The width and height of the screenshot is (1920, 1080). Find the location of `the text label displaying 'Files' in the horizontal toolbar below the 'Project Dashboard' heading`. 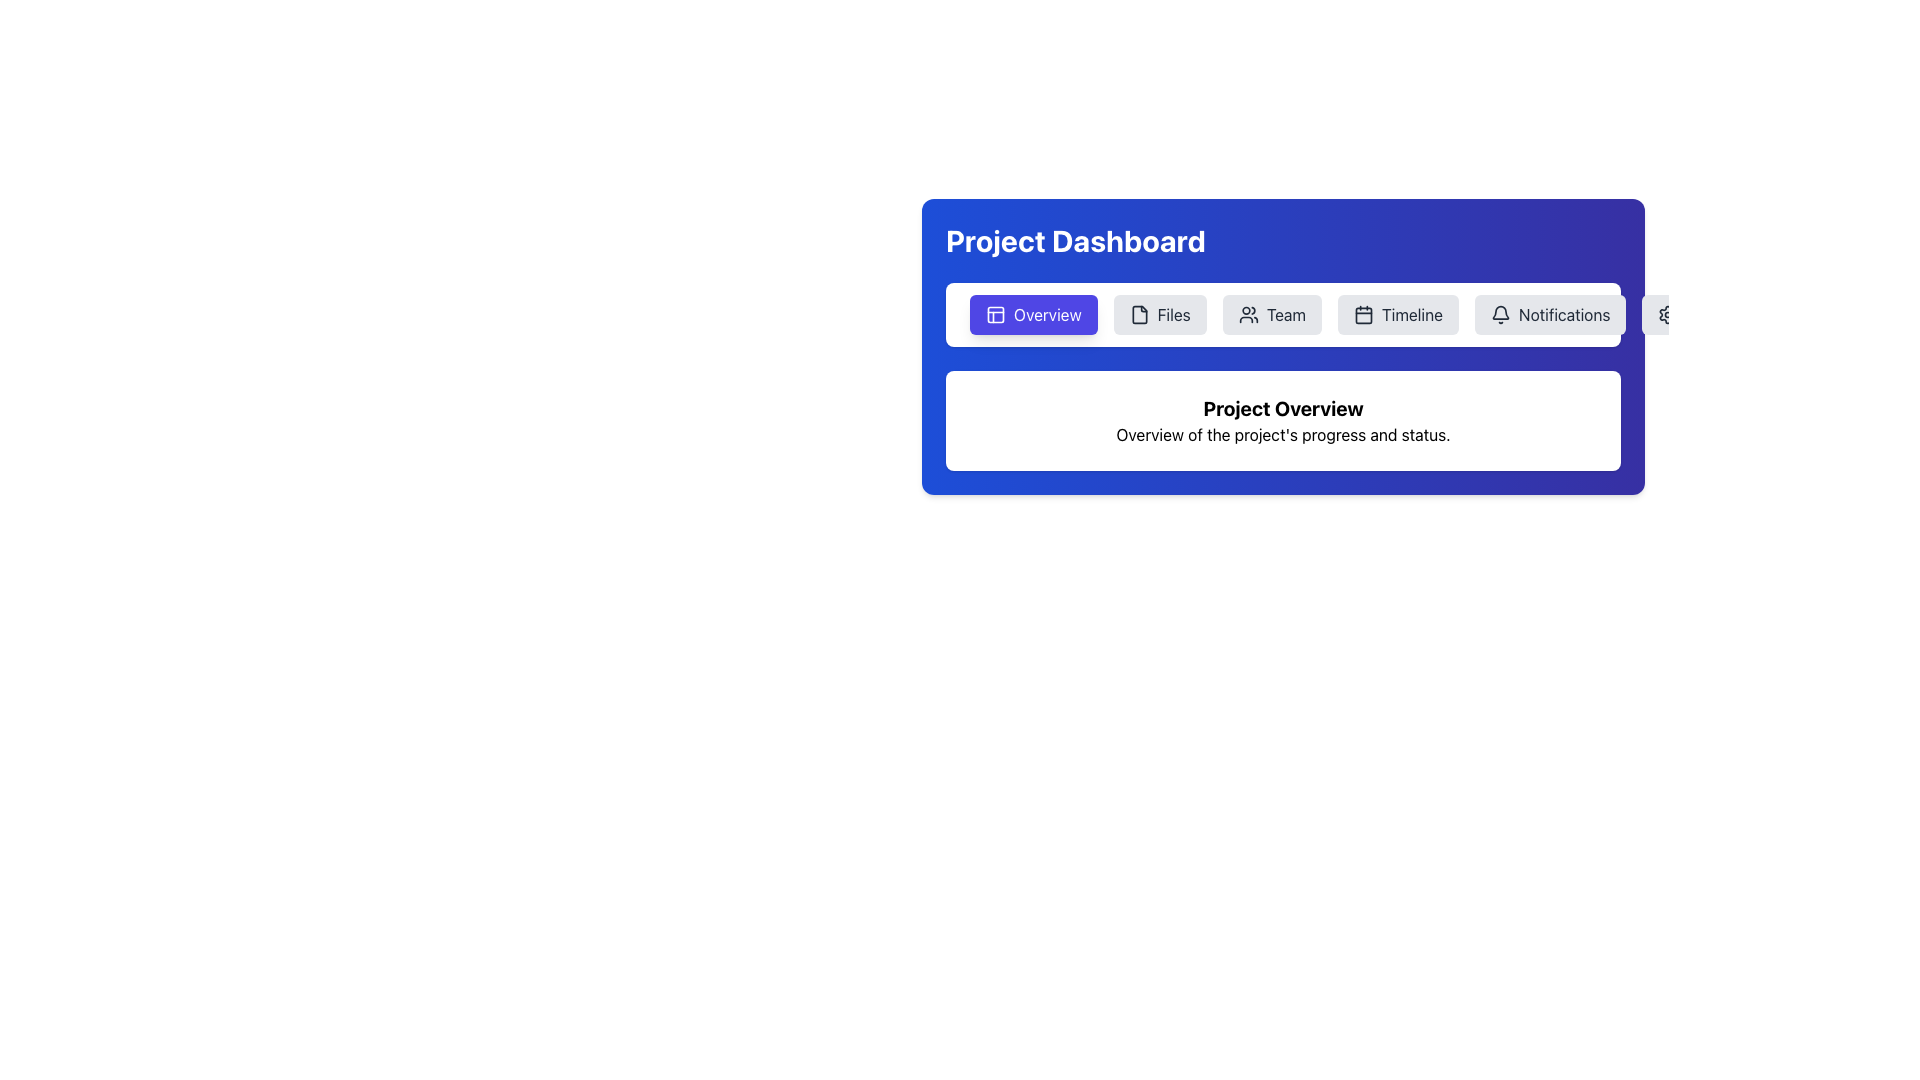

the text label displaying 'Files' in the horizontal toolbar below the 'Project Dashboard' heading is located at coordinates (1174, 315).